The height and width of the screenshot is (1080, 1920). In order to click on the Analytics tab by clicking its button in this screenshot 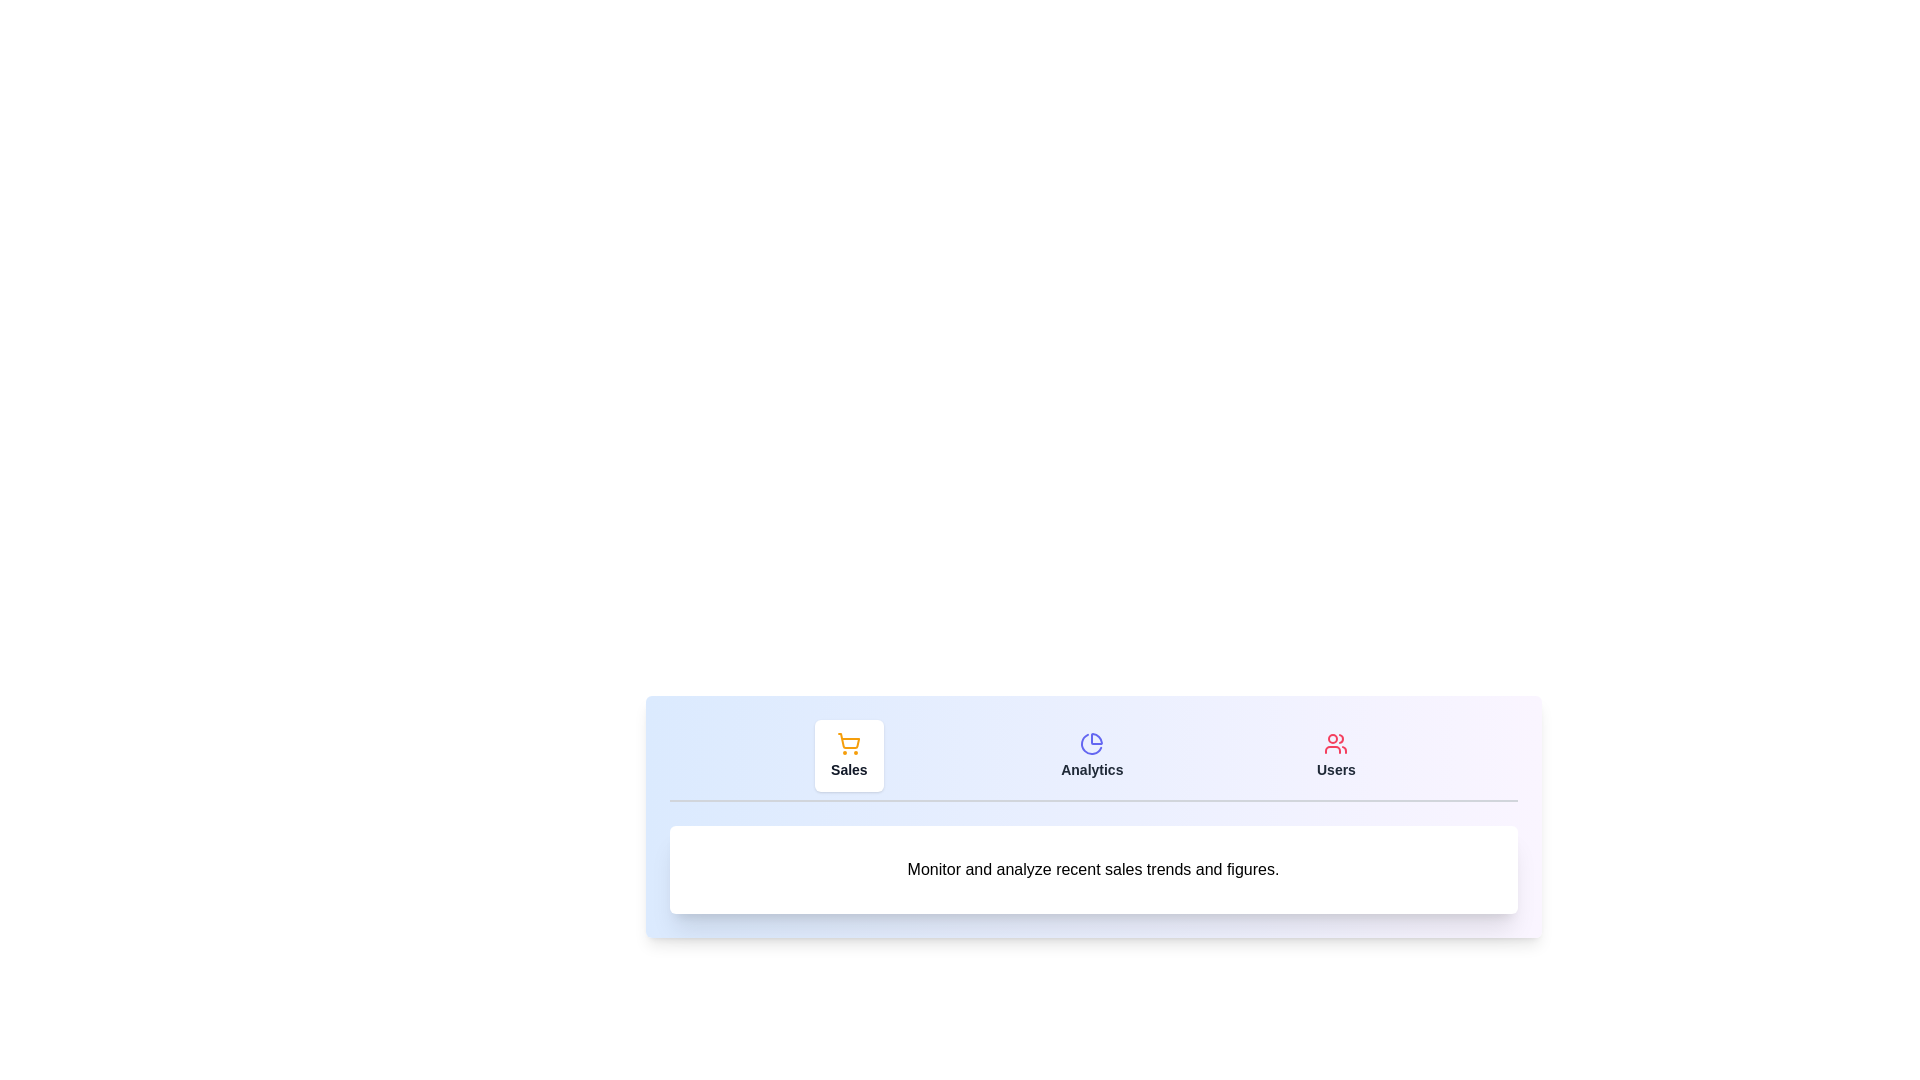, I will do `click(1091, 756)`.